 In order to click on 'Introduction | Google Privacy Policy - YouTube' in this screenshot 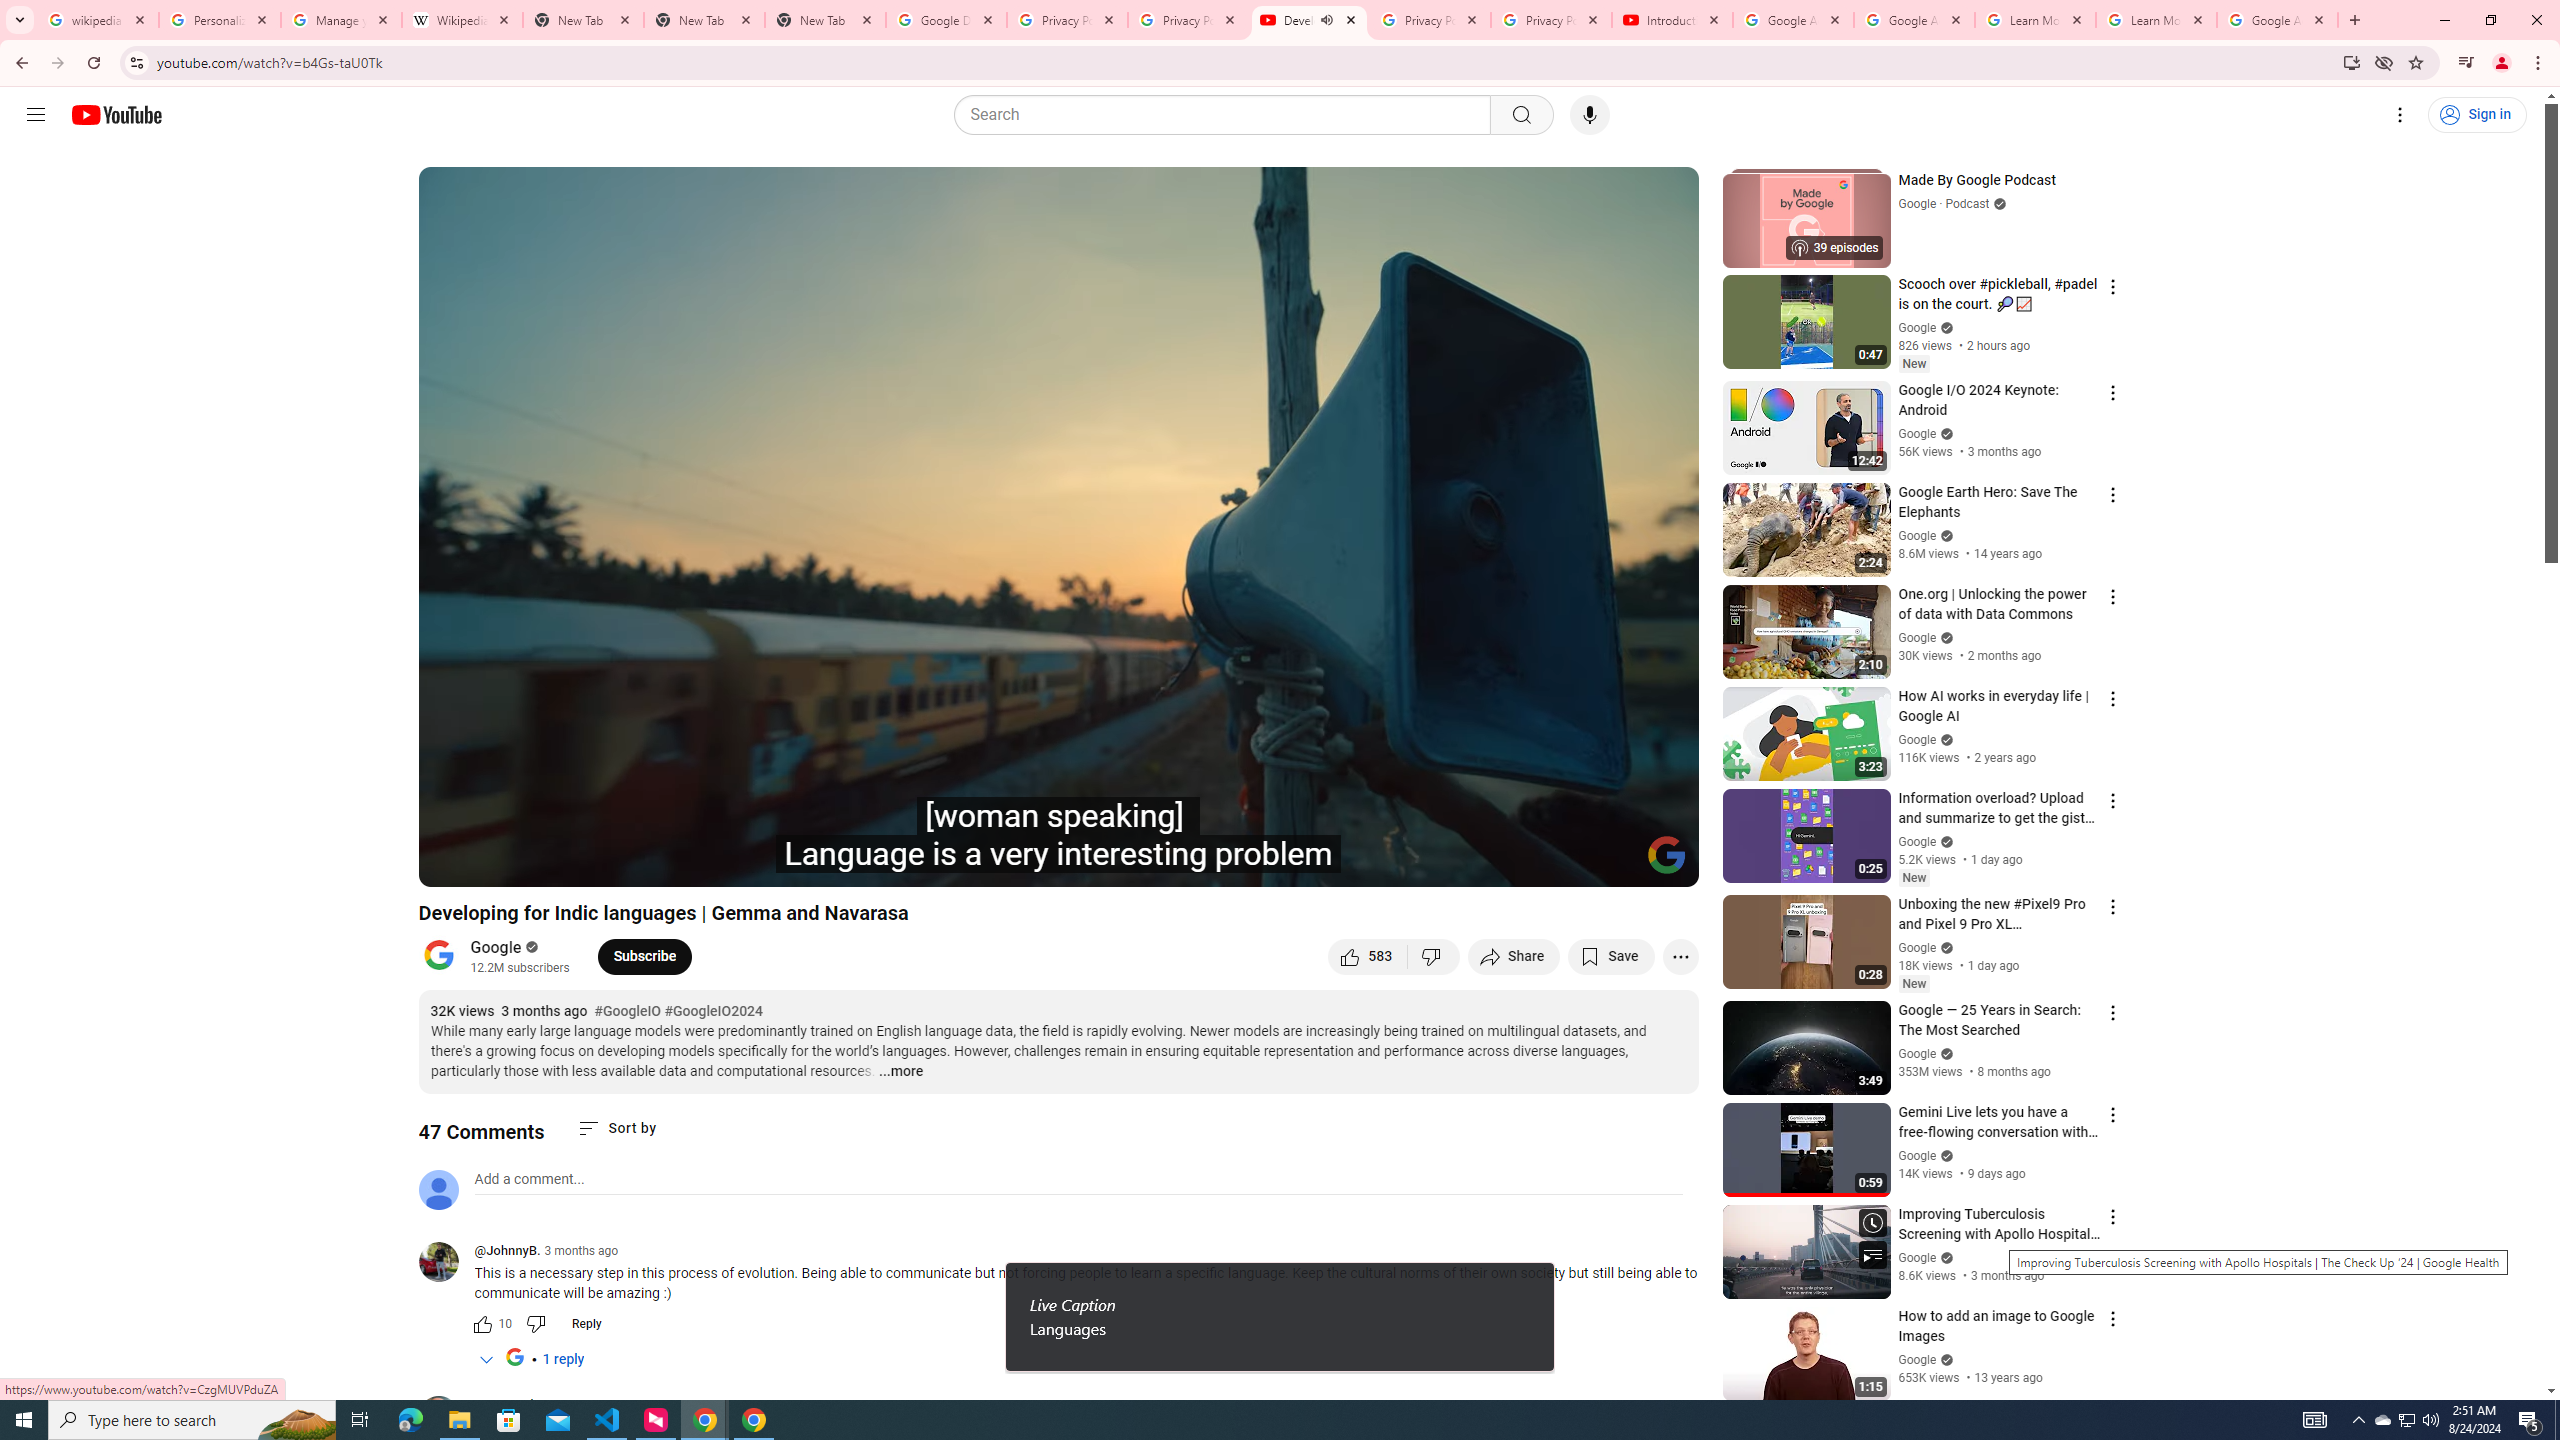, I will do `click(1671, 19)`.